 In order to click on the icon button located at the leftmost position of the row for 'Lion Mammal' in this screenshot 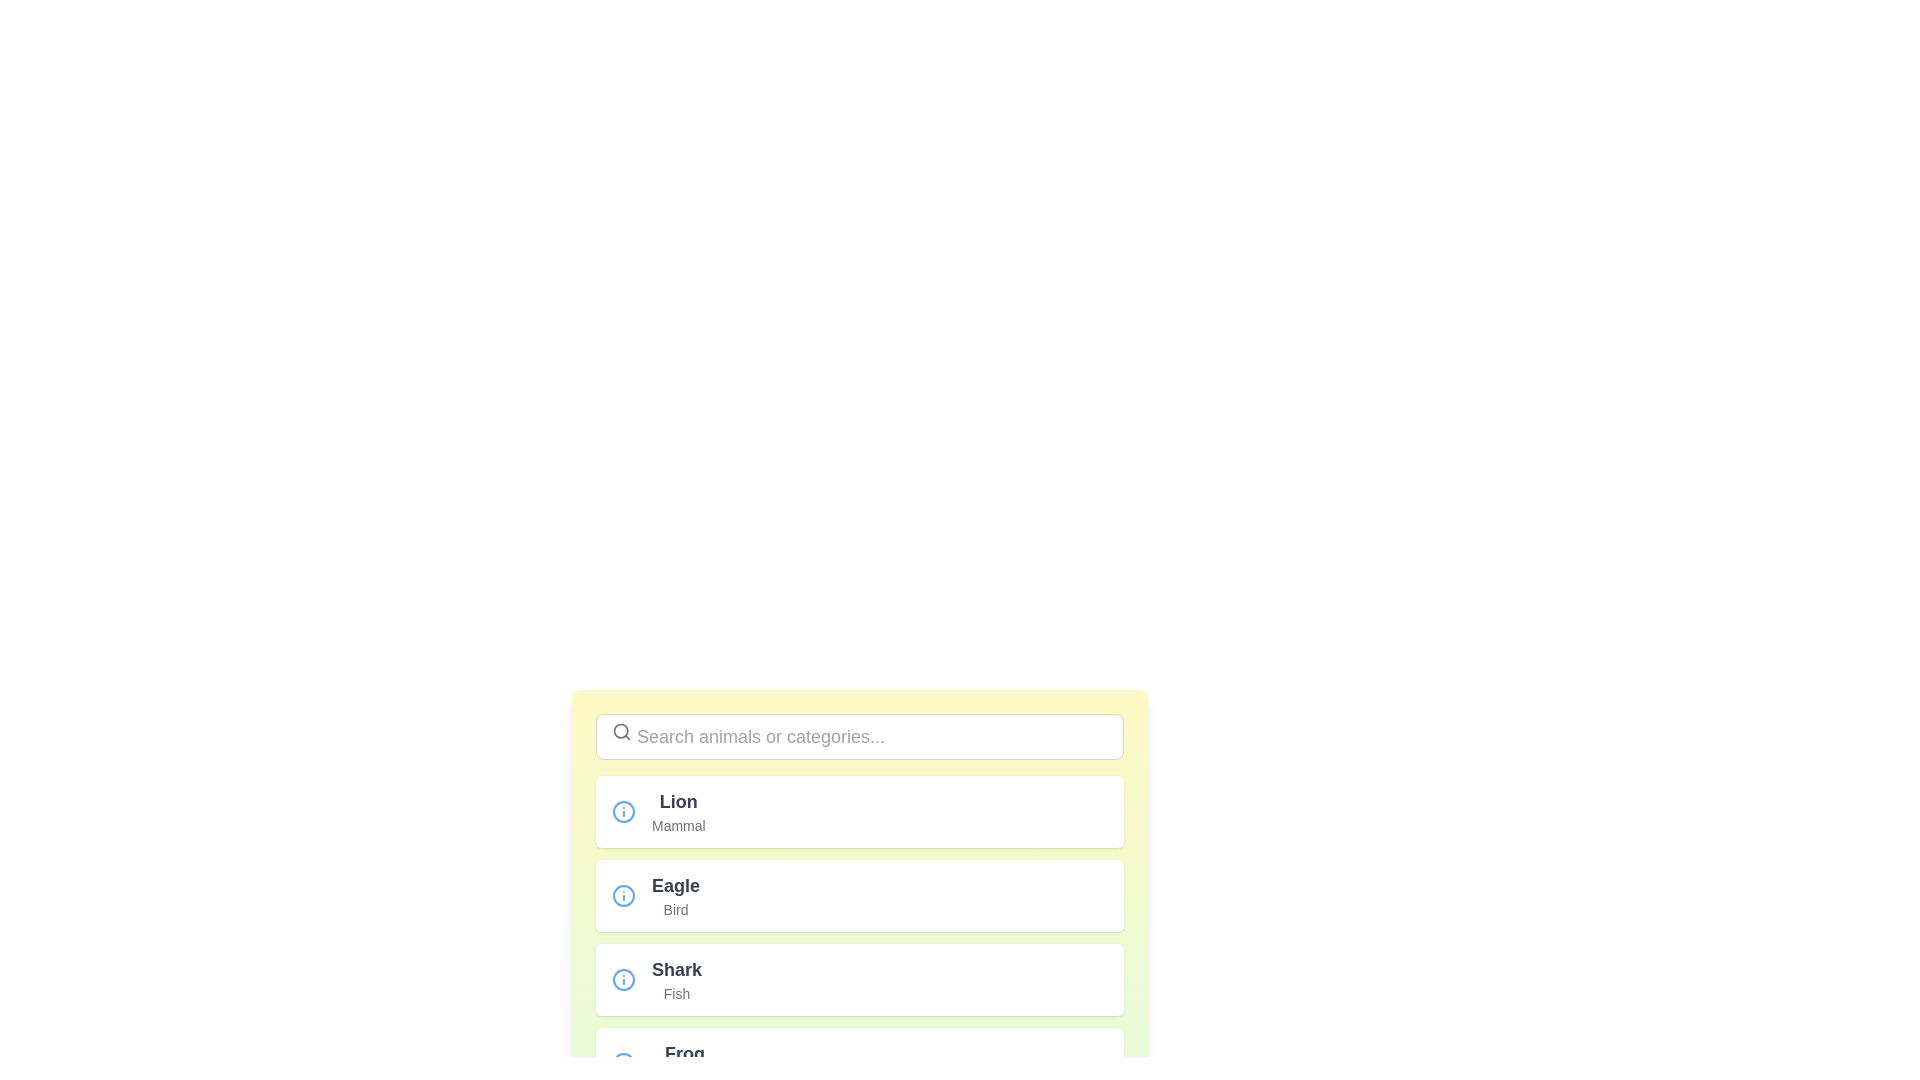, I will do `click(623, 812)`.